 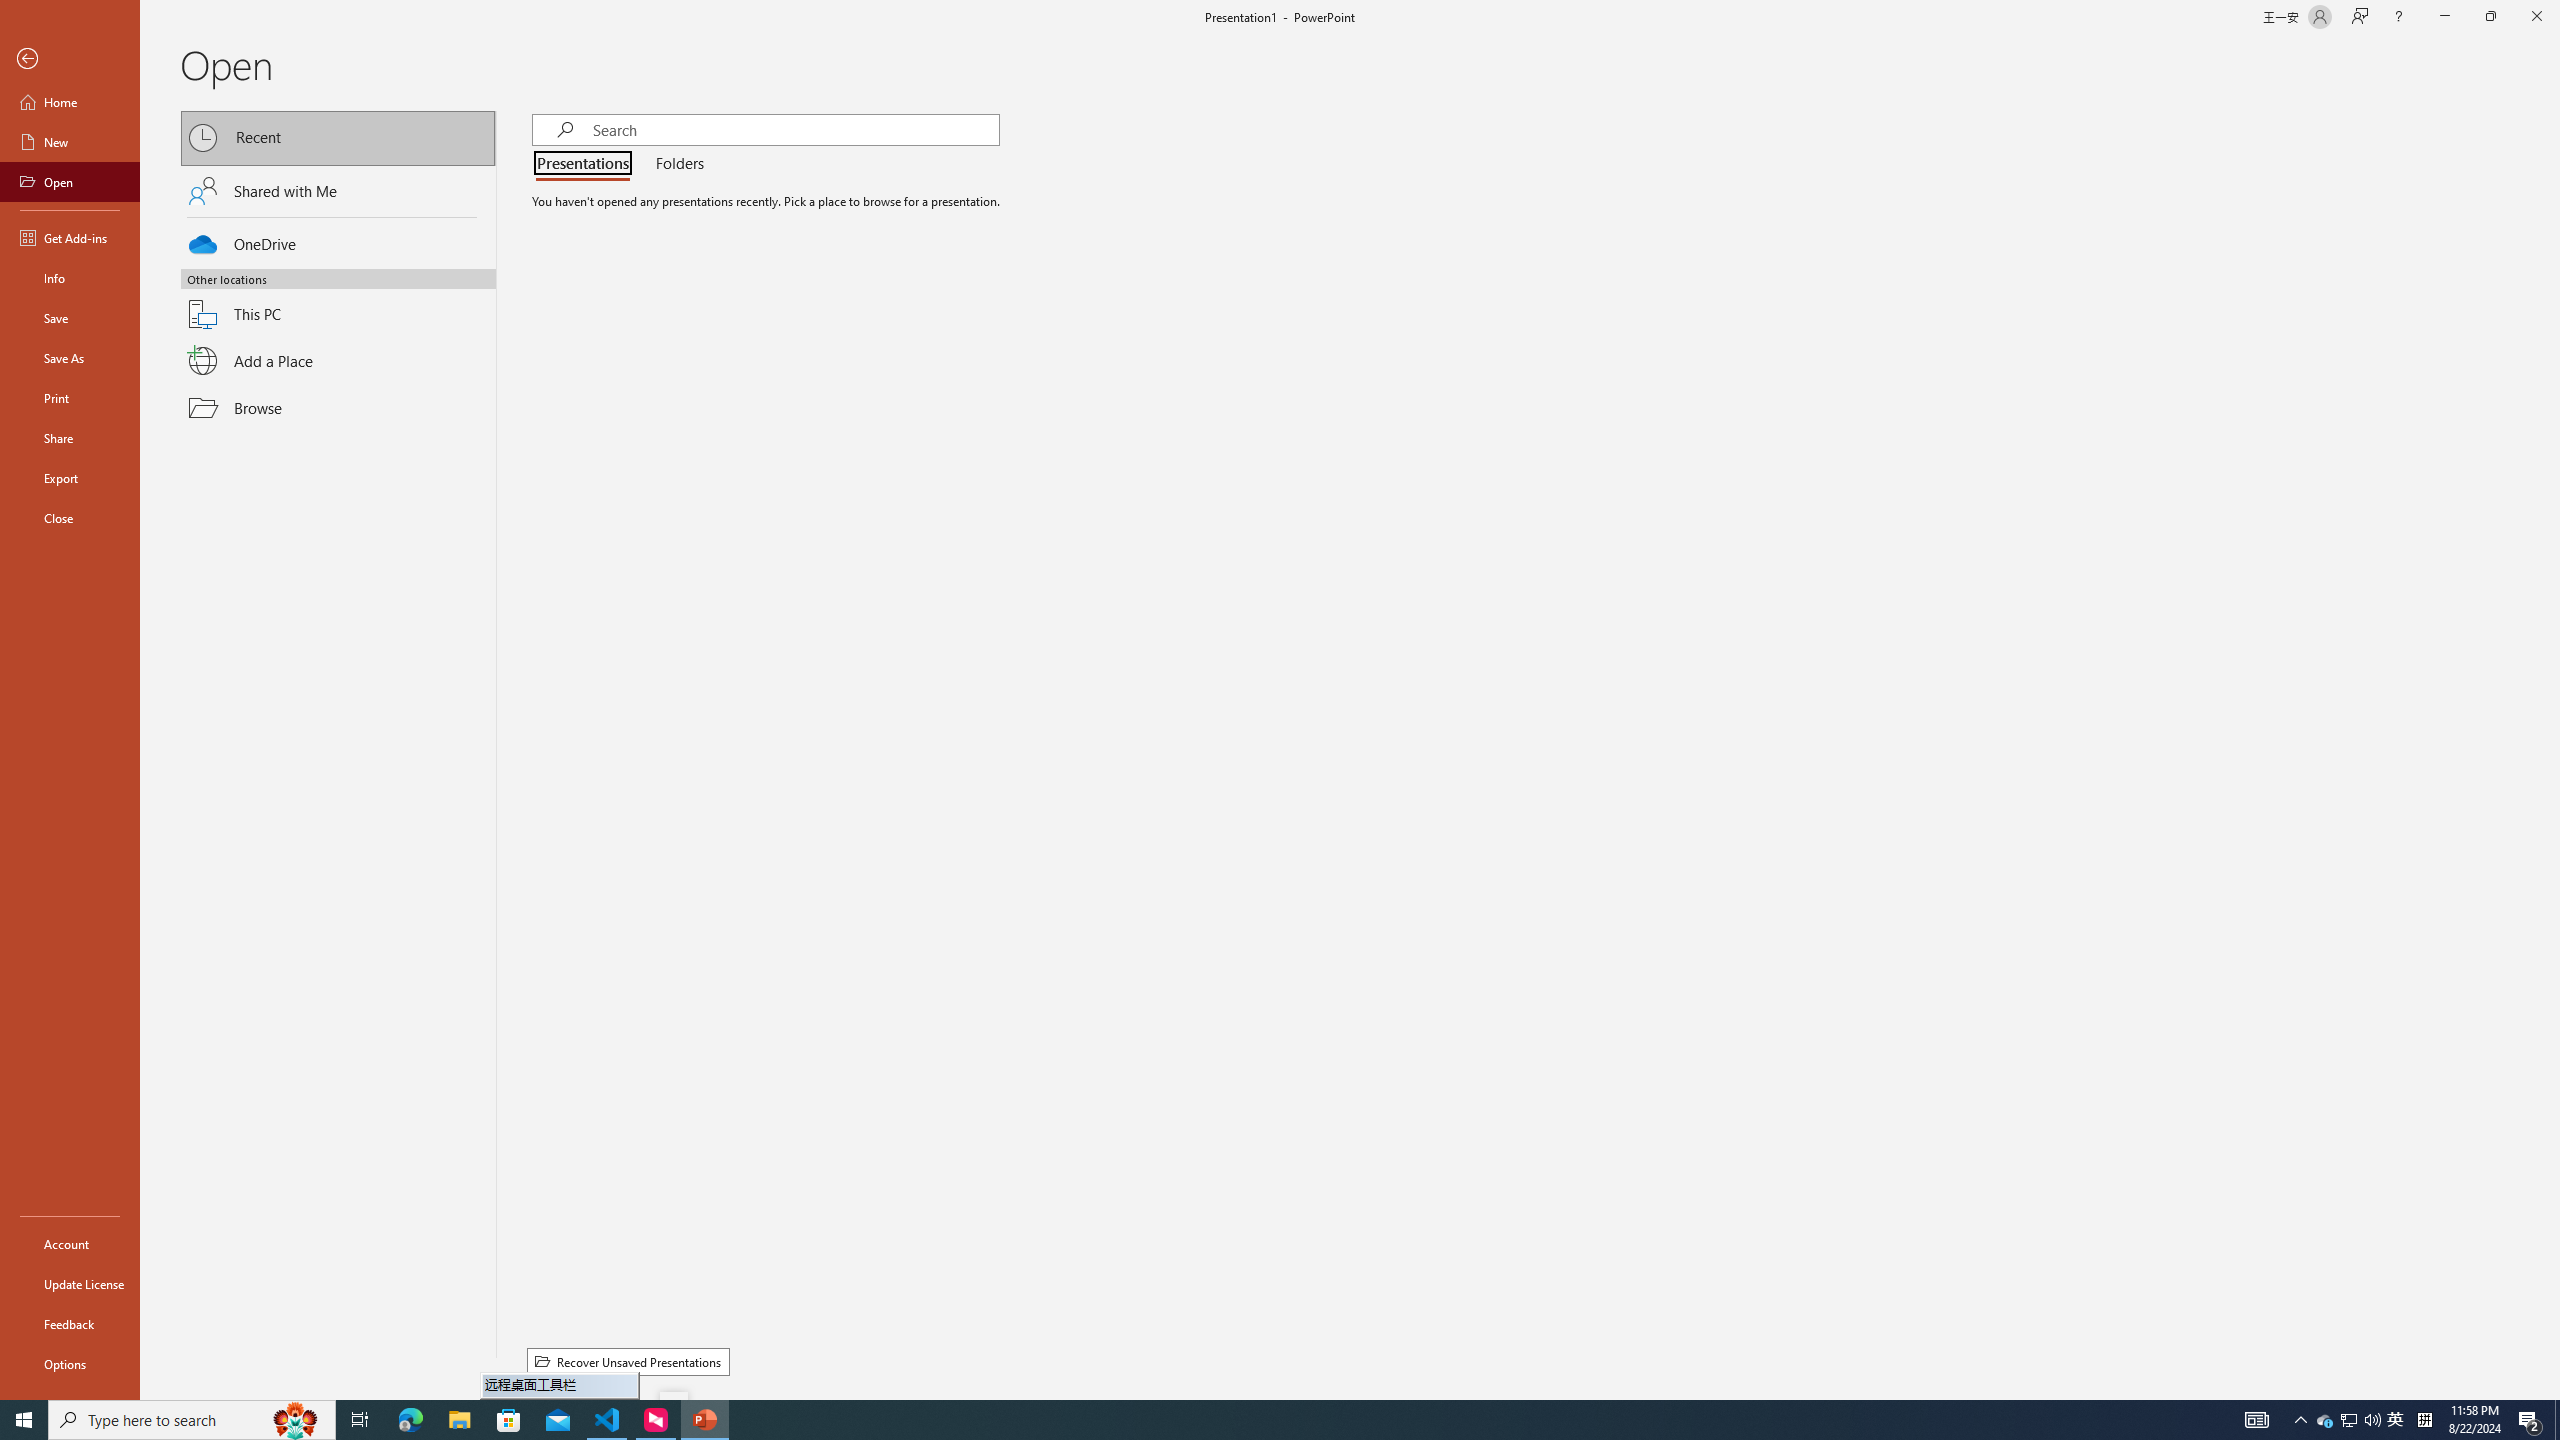 What do you see at coordinates (69, 1324) in the screenshot?
I see `'Feedback'` at bounding box center [69, 1324].